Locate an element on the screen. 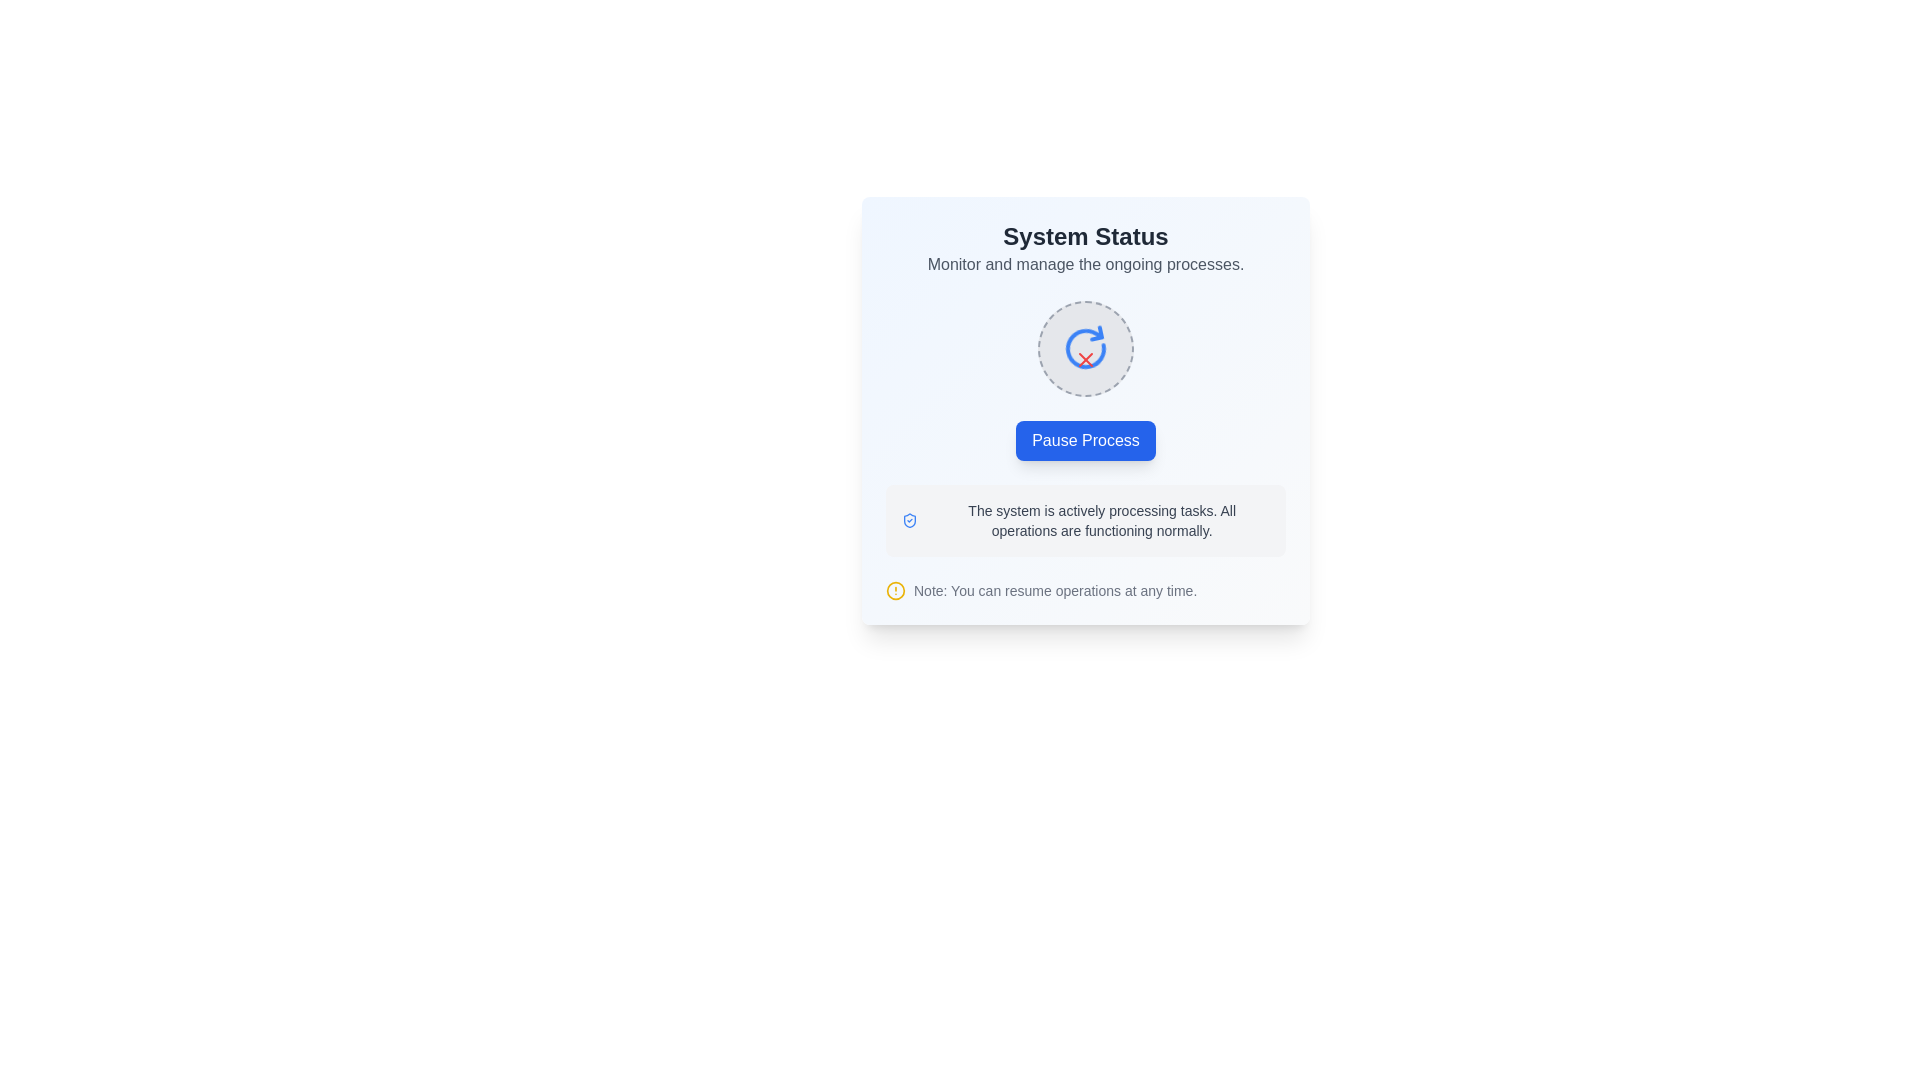 The width and height of the screenshot is (1920, 1080). the informational message block that indicates the system is processing tasks, located beneath the 'Pause Process' button and above a smaller text note with a yellow icon is located at coordinates (1084, 519).